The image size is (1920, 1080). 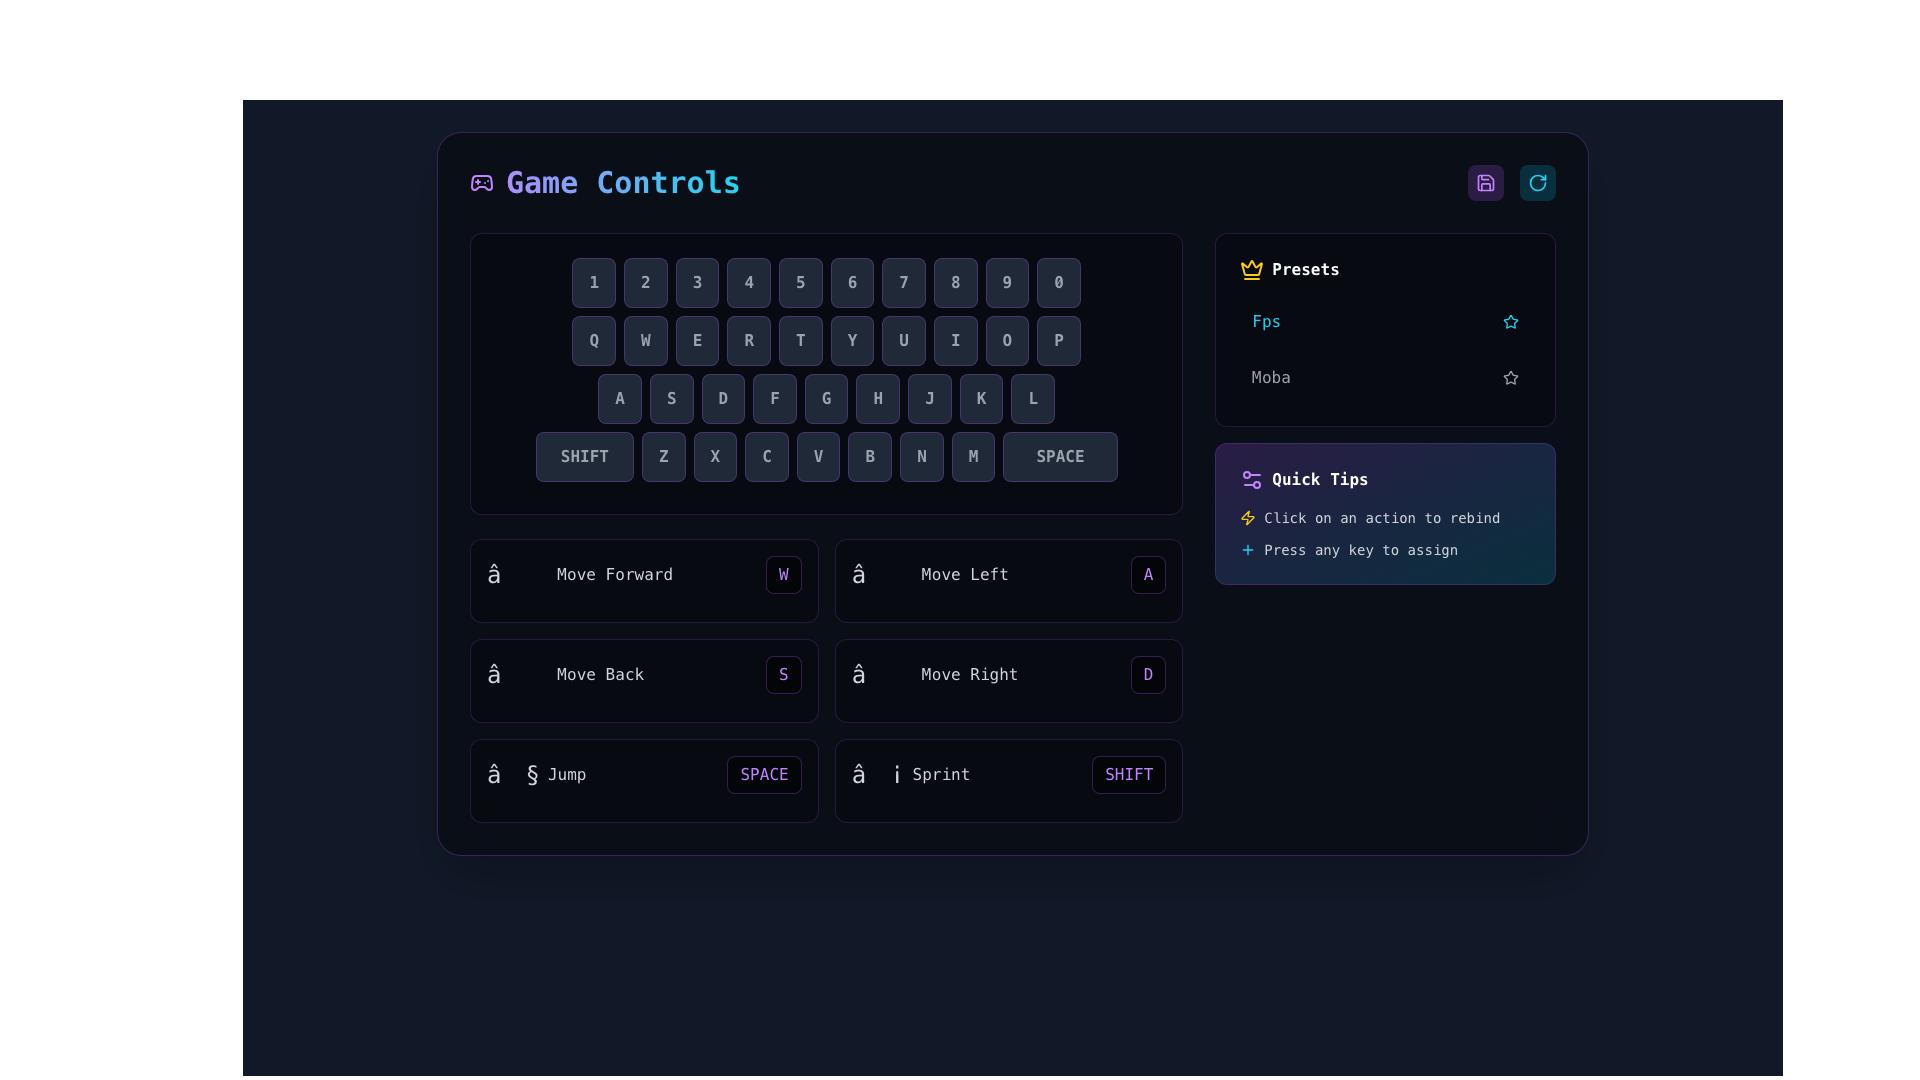 I want to click on the virtual keyboard button 'Q', which is located at the leftmost position in the second row of the keyboard layout, so click(x=593, y=339).